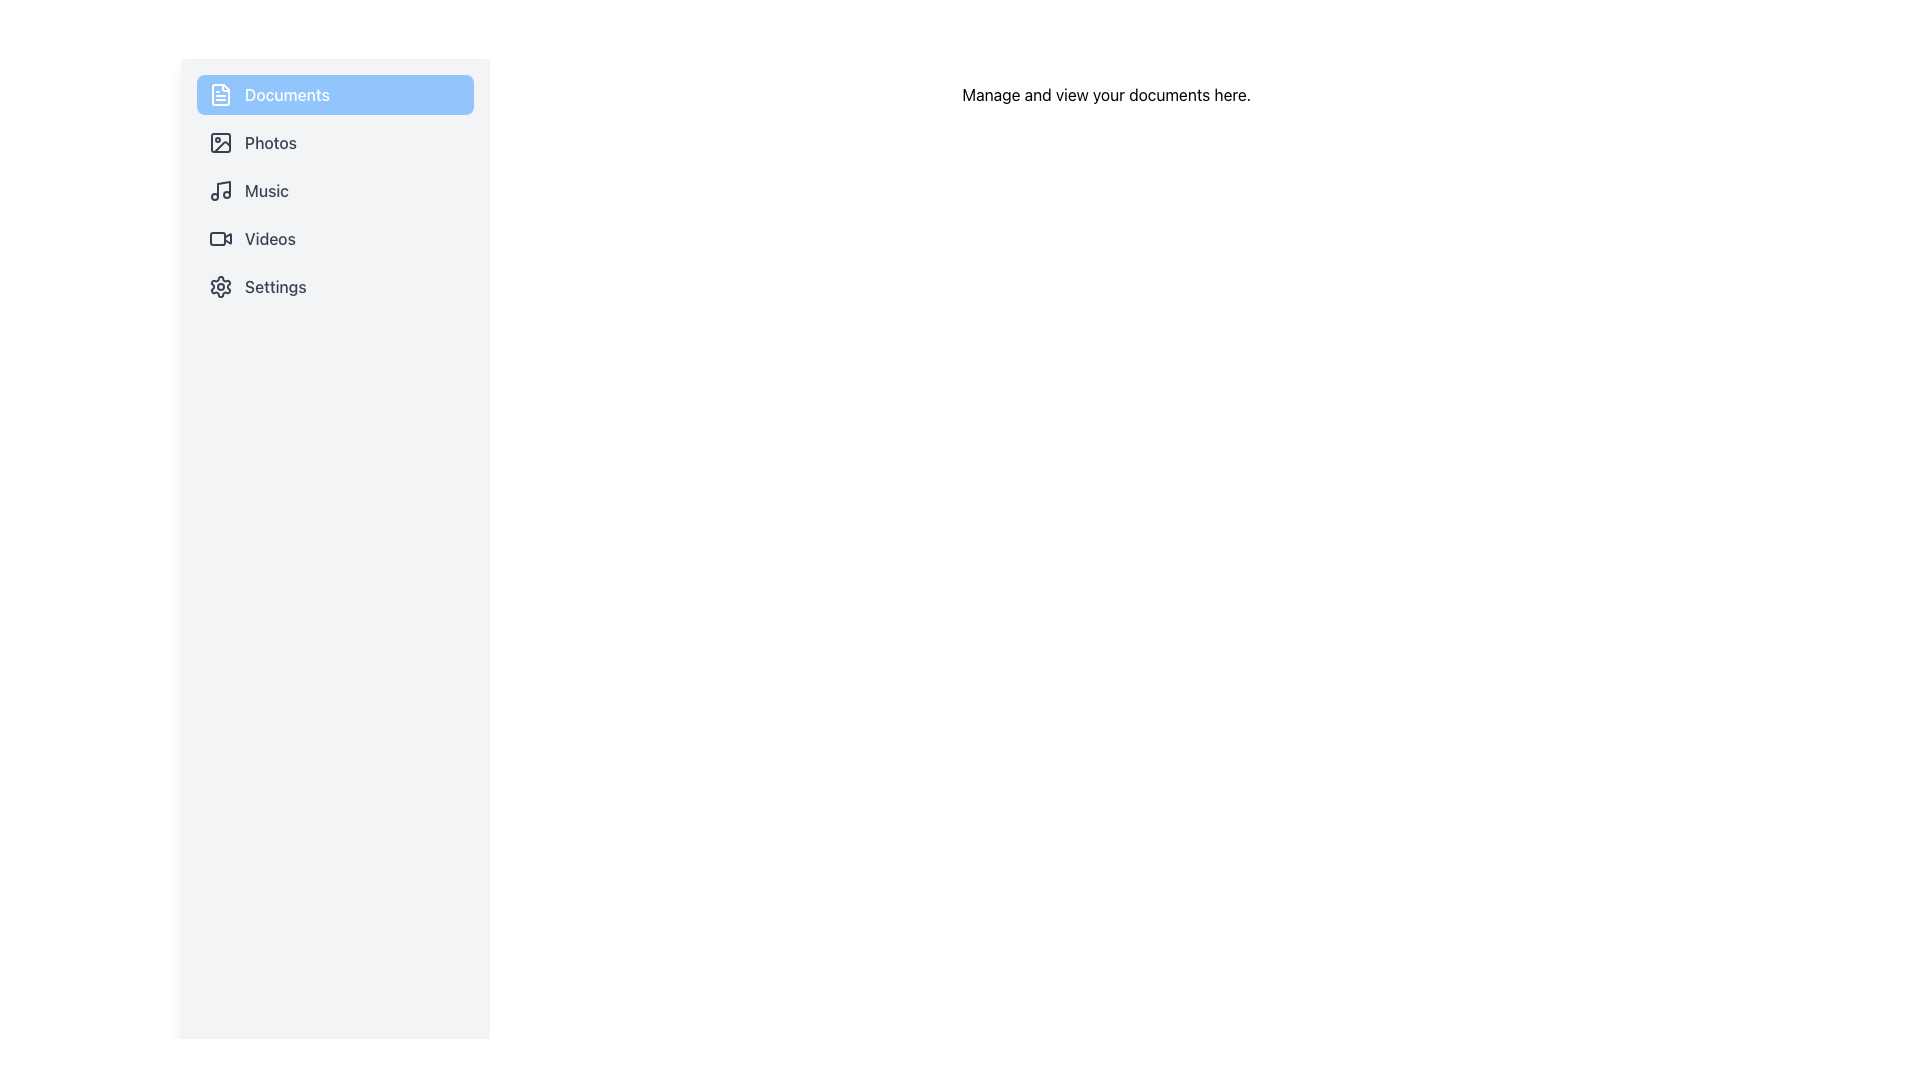  What do you see at coordinates (220, 141) in the screenshot?
I see `the 'Photos' icon in the vertical navigation menu, which visually signifies the content type of 'Photos' and is located on the second row, immediately left of the 'Photos' text` at bounding box center [220, 141].